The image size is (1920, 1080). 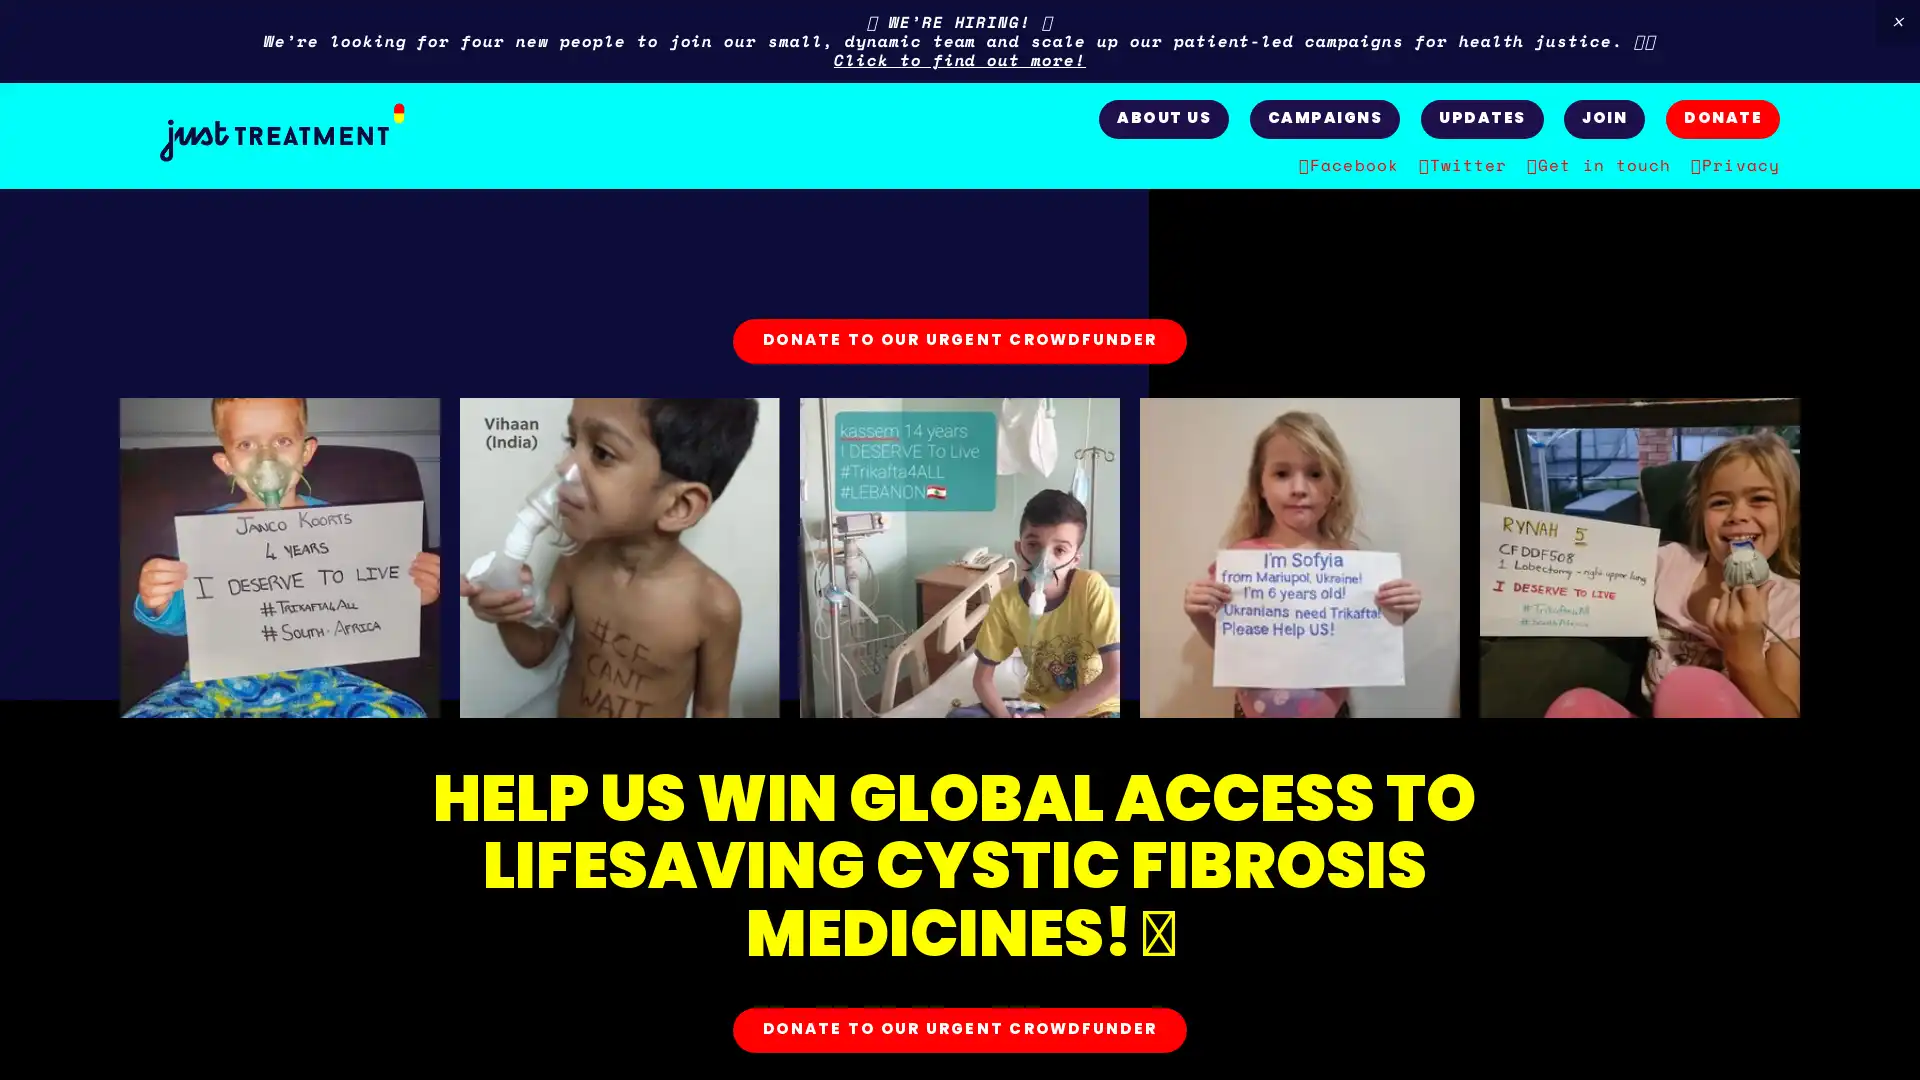 What do you see at coordinates (1243, 374) in the screenshot?
I see `Close` at bounding box center [1243, 374].